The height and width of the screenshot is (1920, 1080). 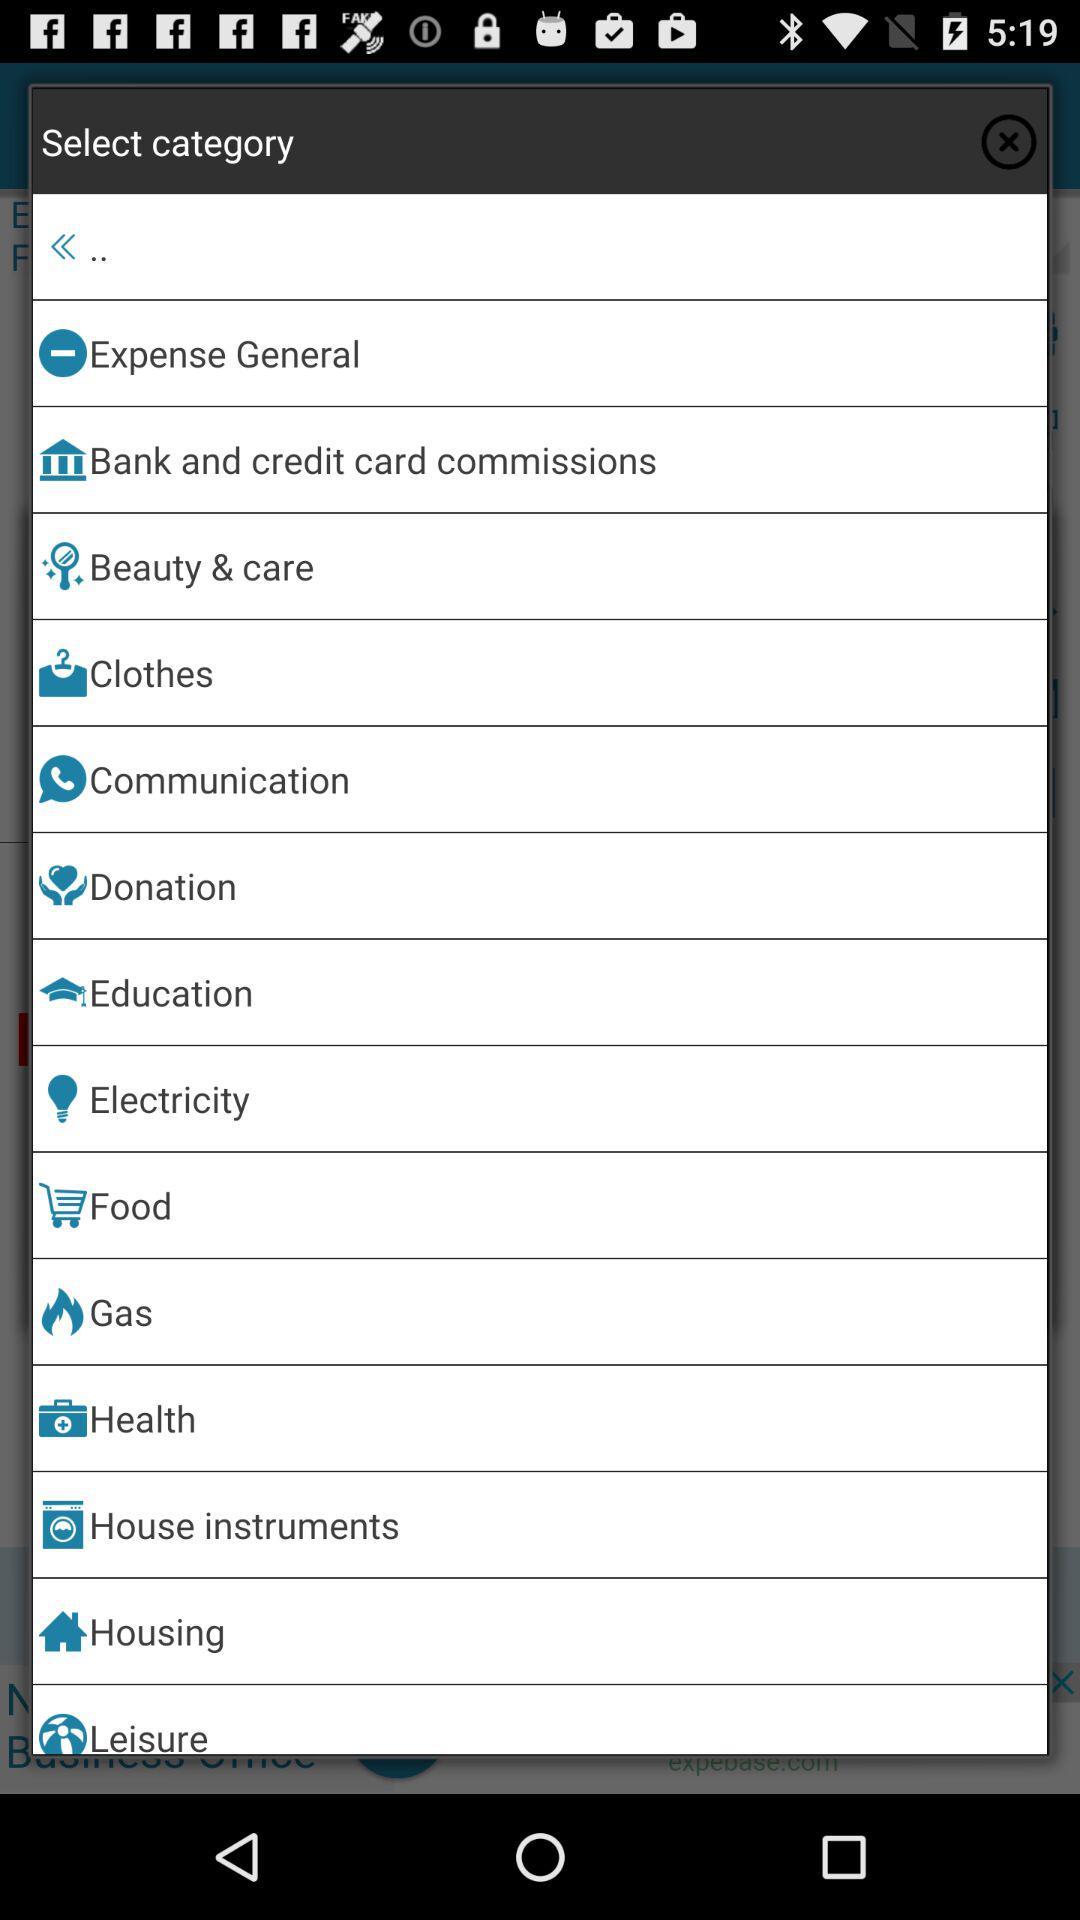 What do you see at coordinates (1008, 150) in the screenshot?
I see `the close icon` at bounding box center [1008, 150].